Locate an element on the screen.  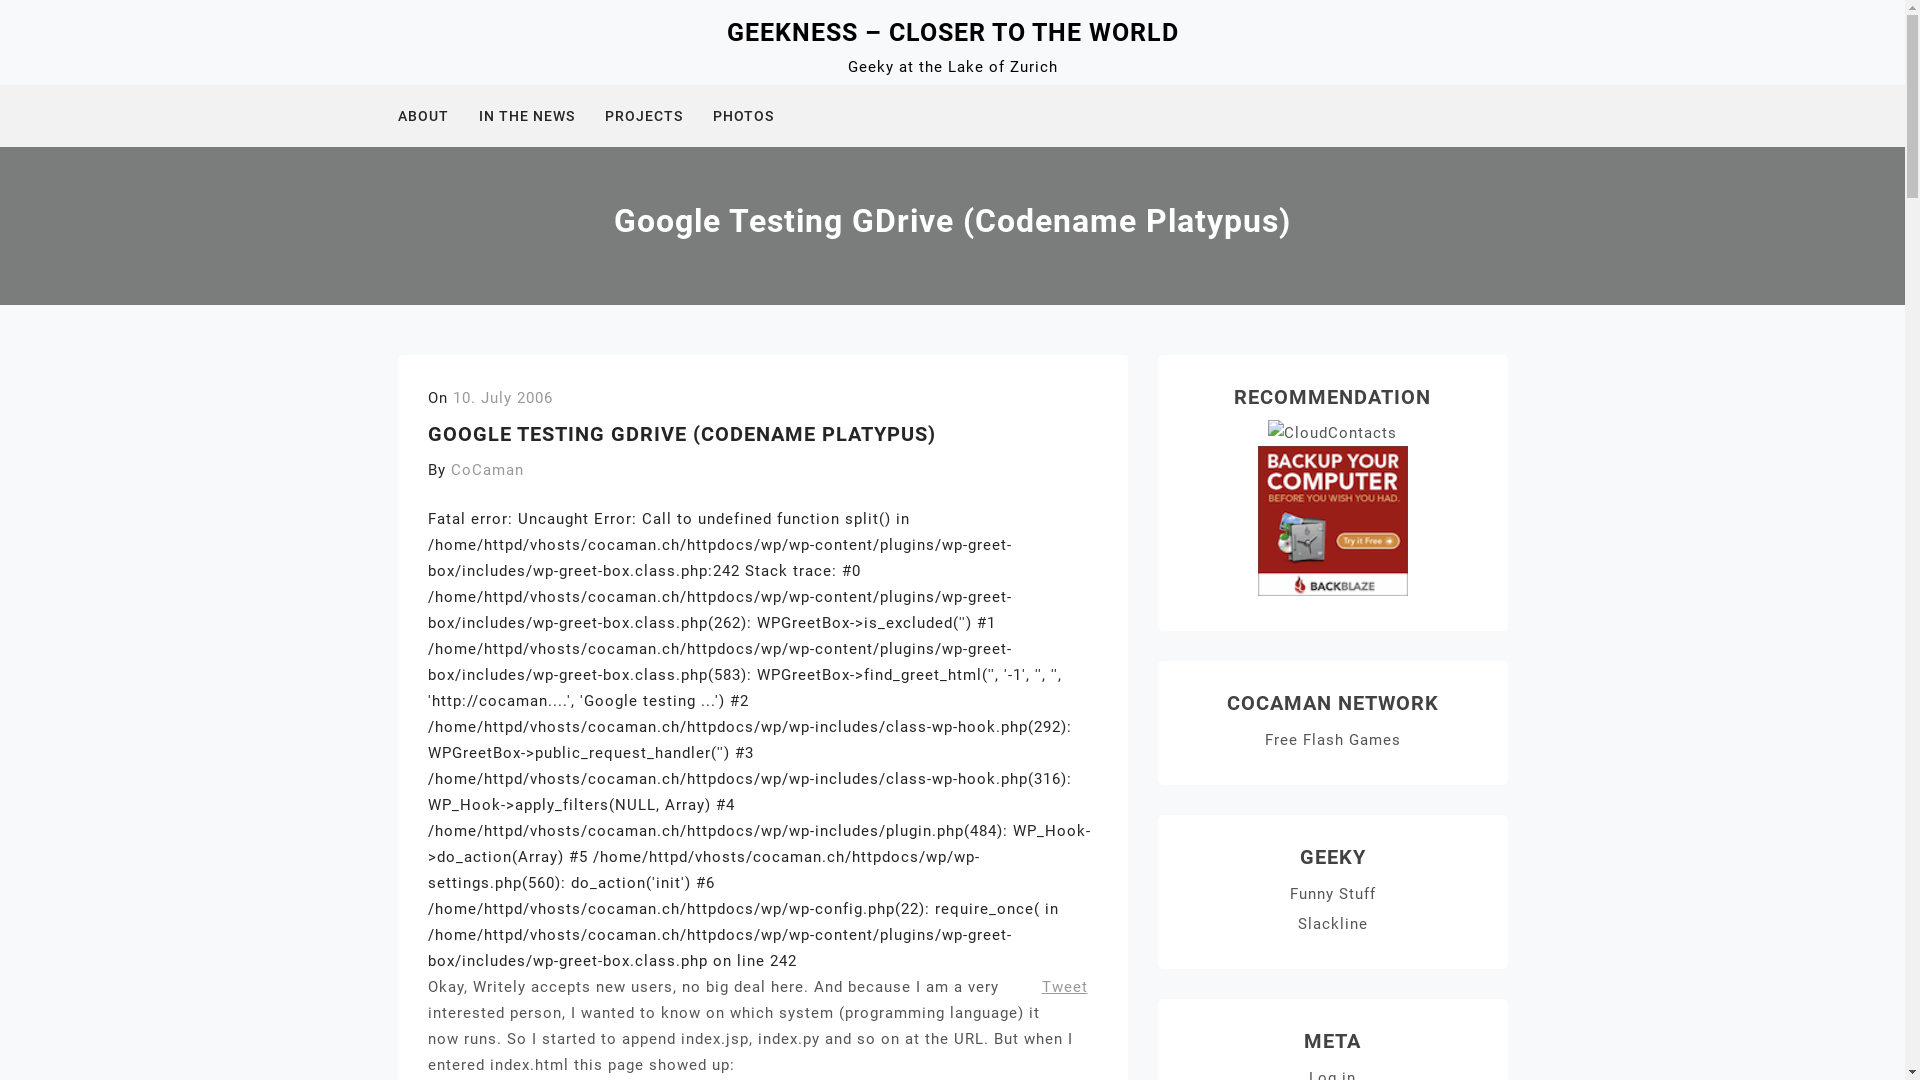
'Tweet' is located at coordinates (1064, 986).